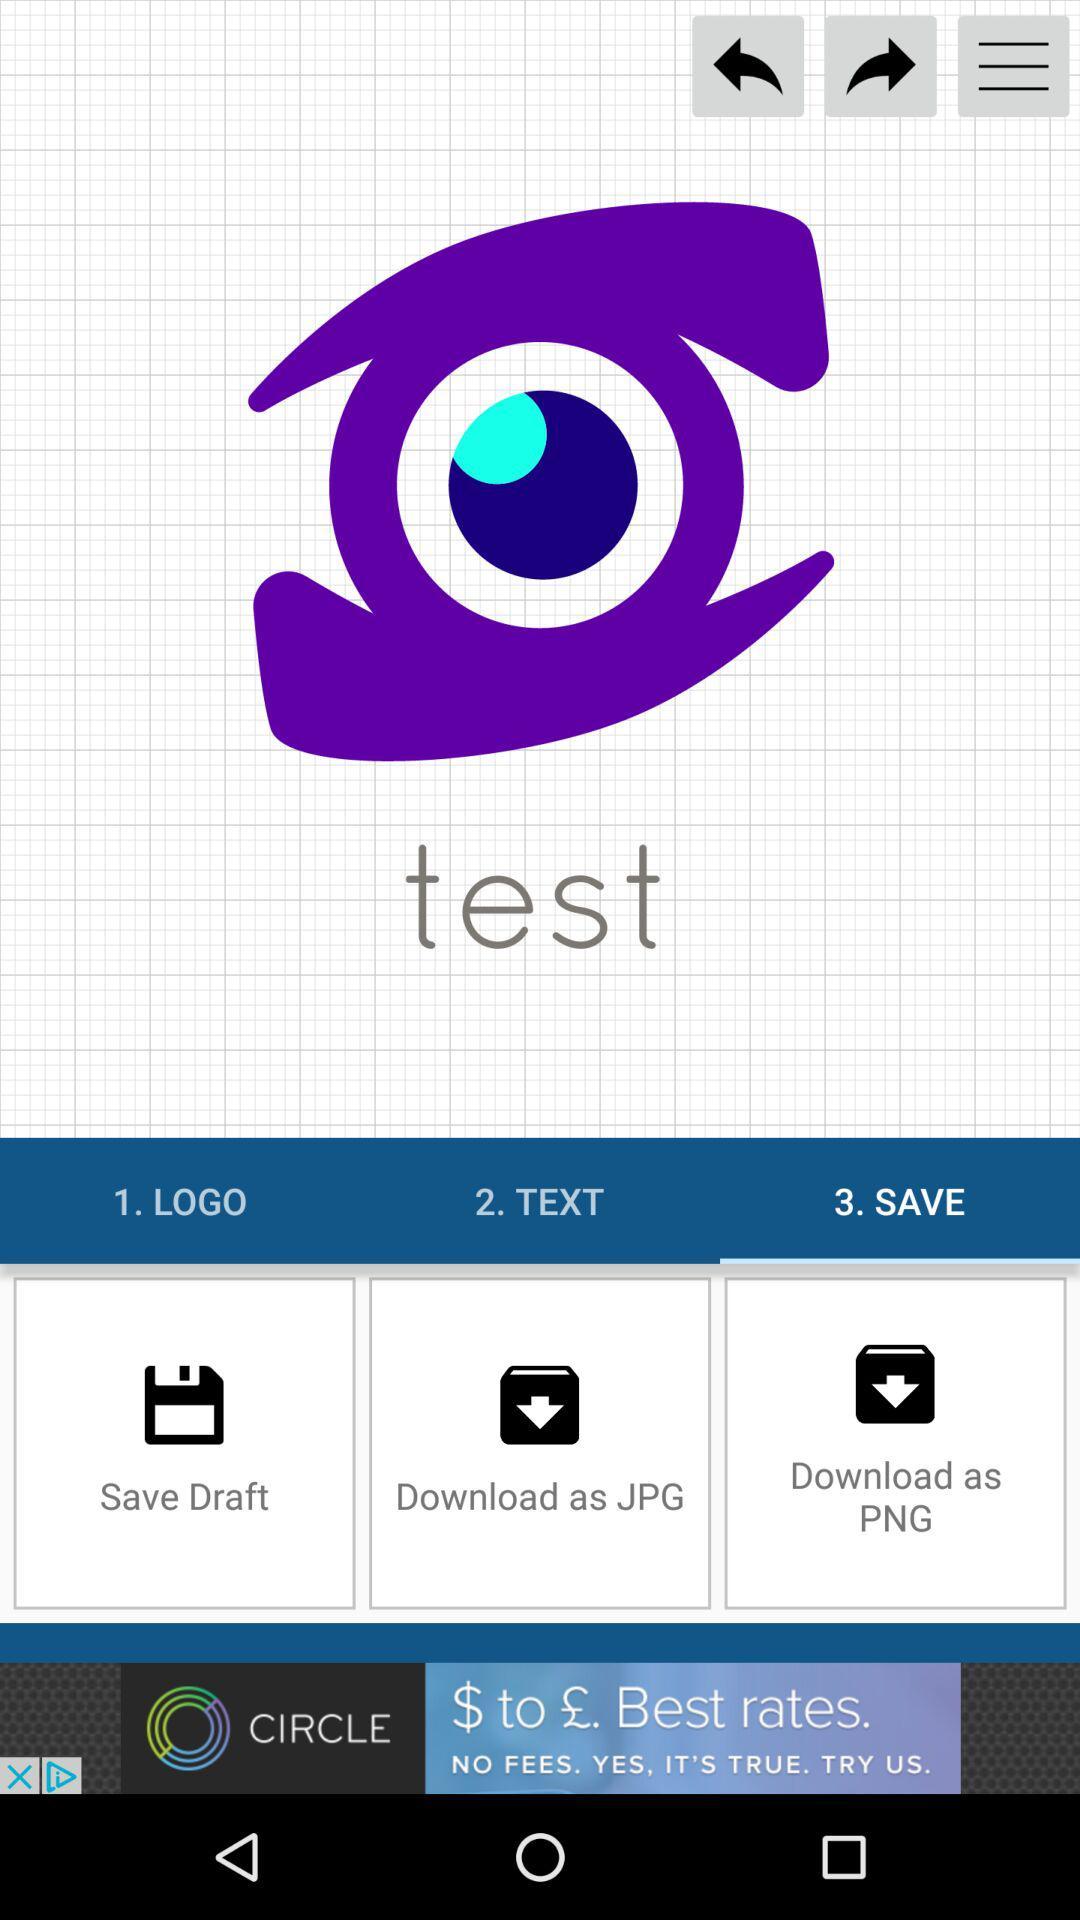 This screenshot has height=1920, width=1080. I want to click on the menu icon, so click(1013, 66).